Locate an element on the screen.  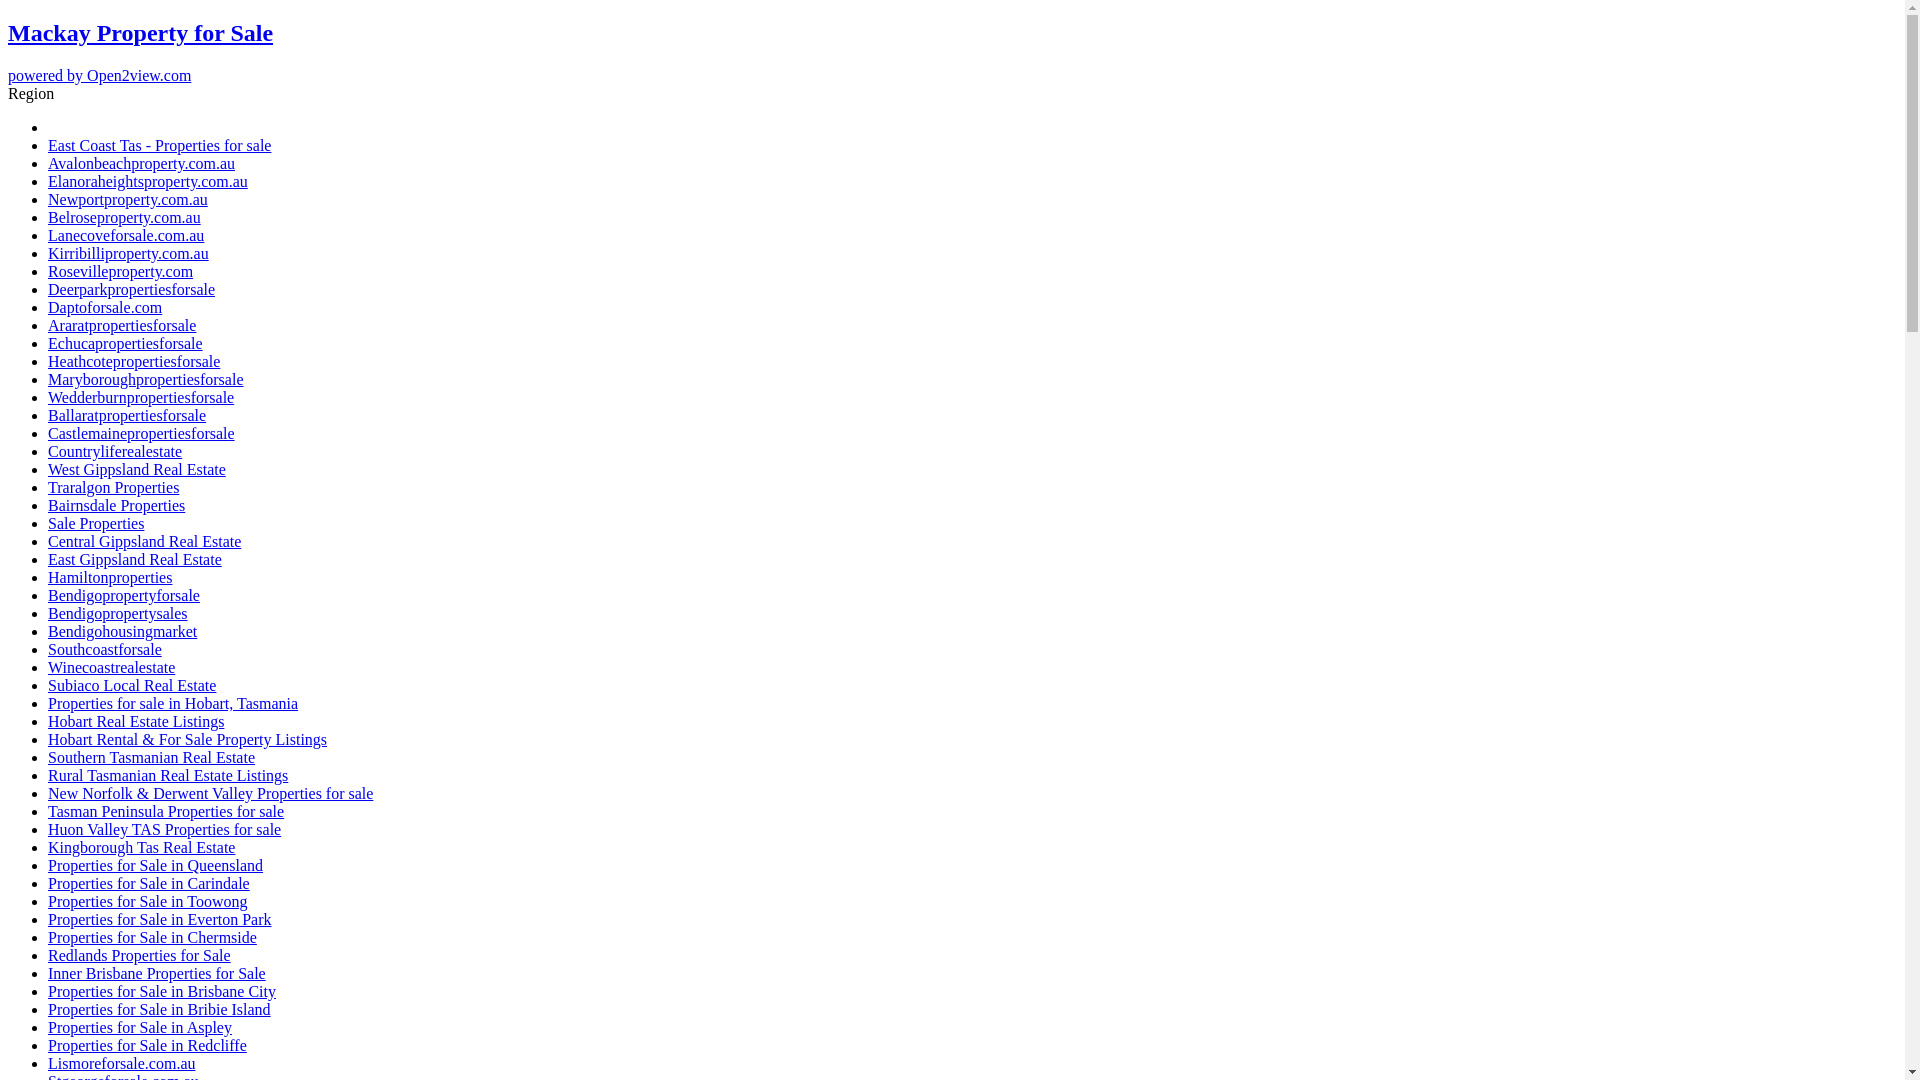
'Lismoreforsale.com.au' is located at coordinates (120, 1062).